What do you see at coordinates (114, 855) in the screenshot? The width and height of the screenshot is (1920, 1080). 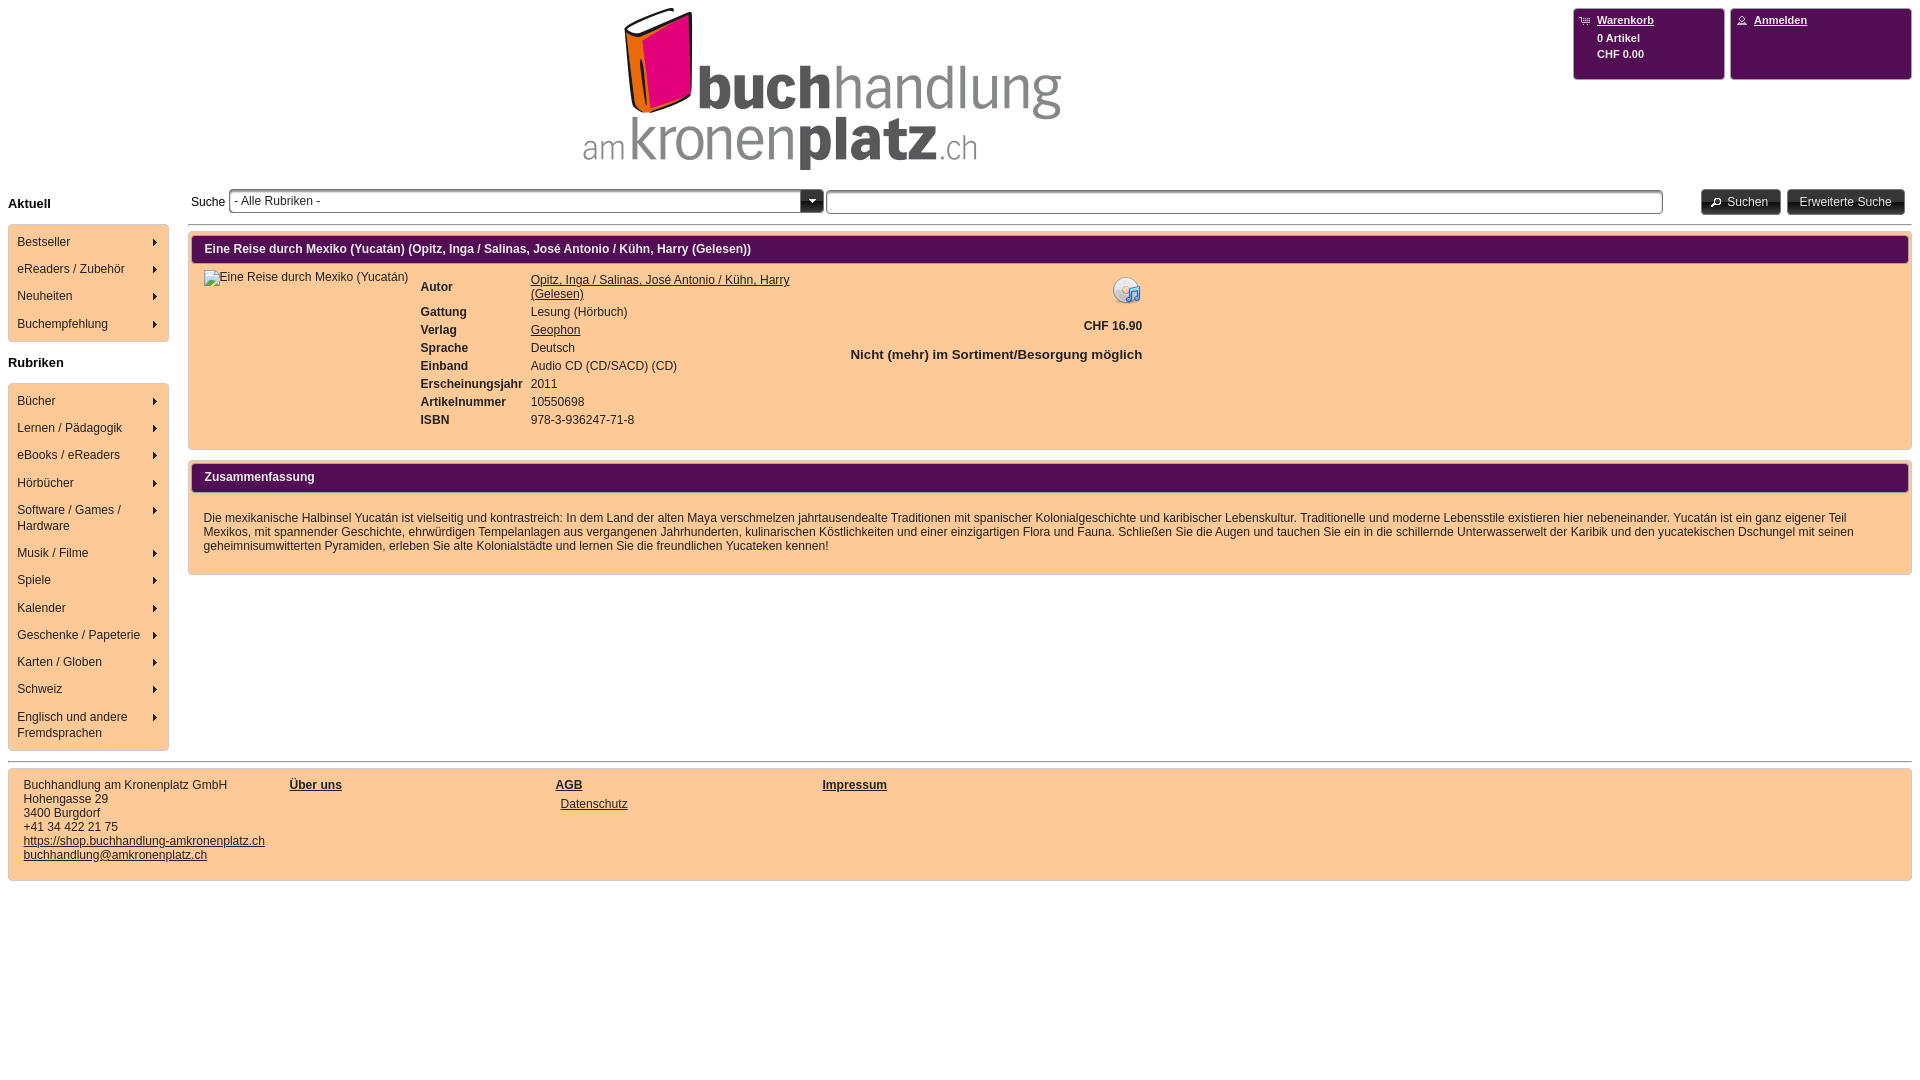 I see `'buchhandlung@amkronenplatz.ch'` at bounding box center [114, 855].